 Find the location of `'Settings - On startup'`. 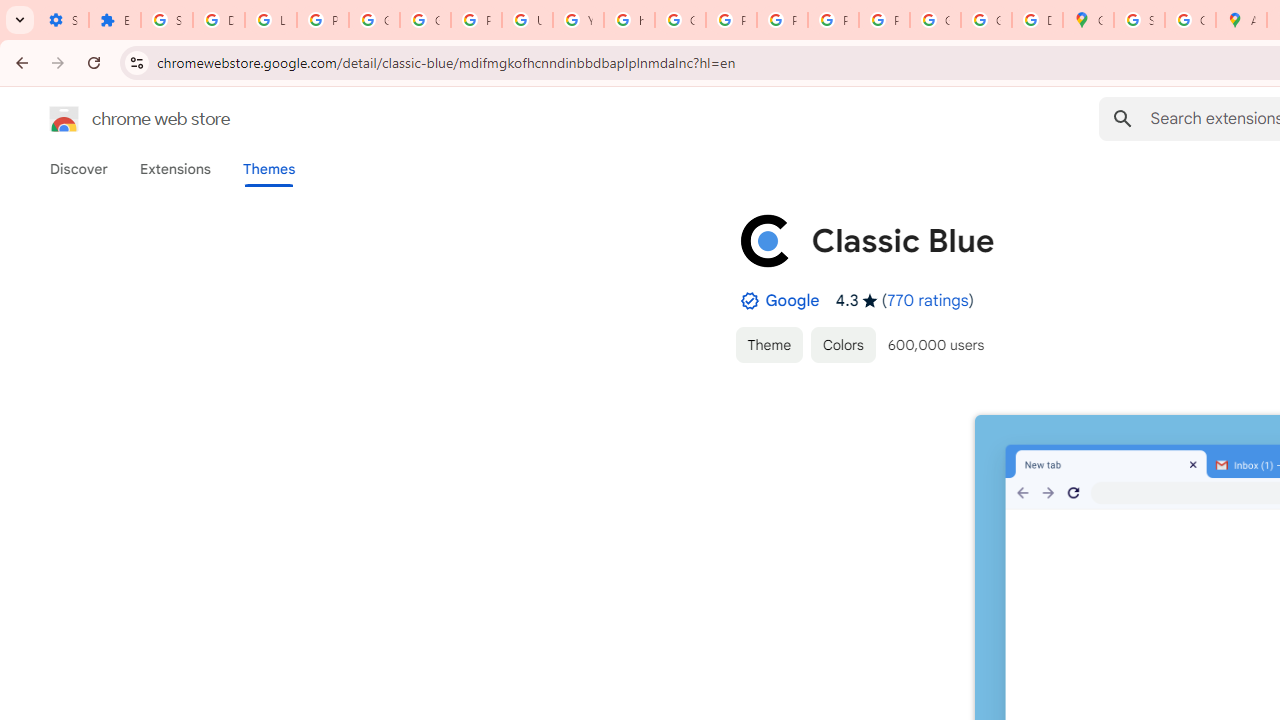

'Settings - On startup' is located at coordinates (63, 20).